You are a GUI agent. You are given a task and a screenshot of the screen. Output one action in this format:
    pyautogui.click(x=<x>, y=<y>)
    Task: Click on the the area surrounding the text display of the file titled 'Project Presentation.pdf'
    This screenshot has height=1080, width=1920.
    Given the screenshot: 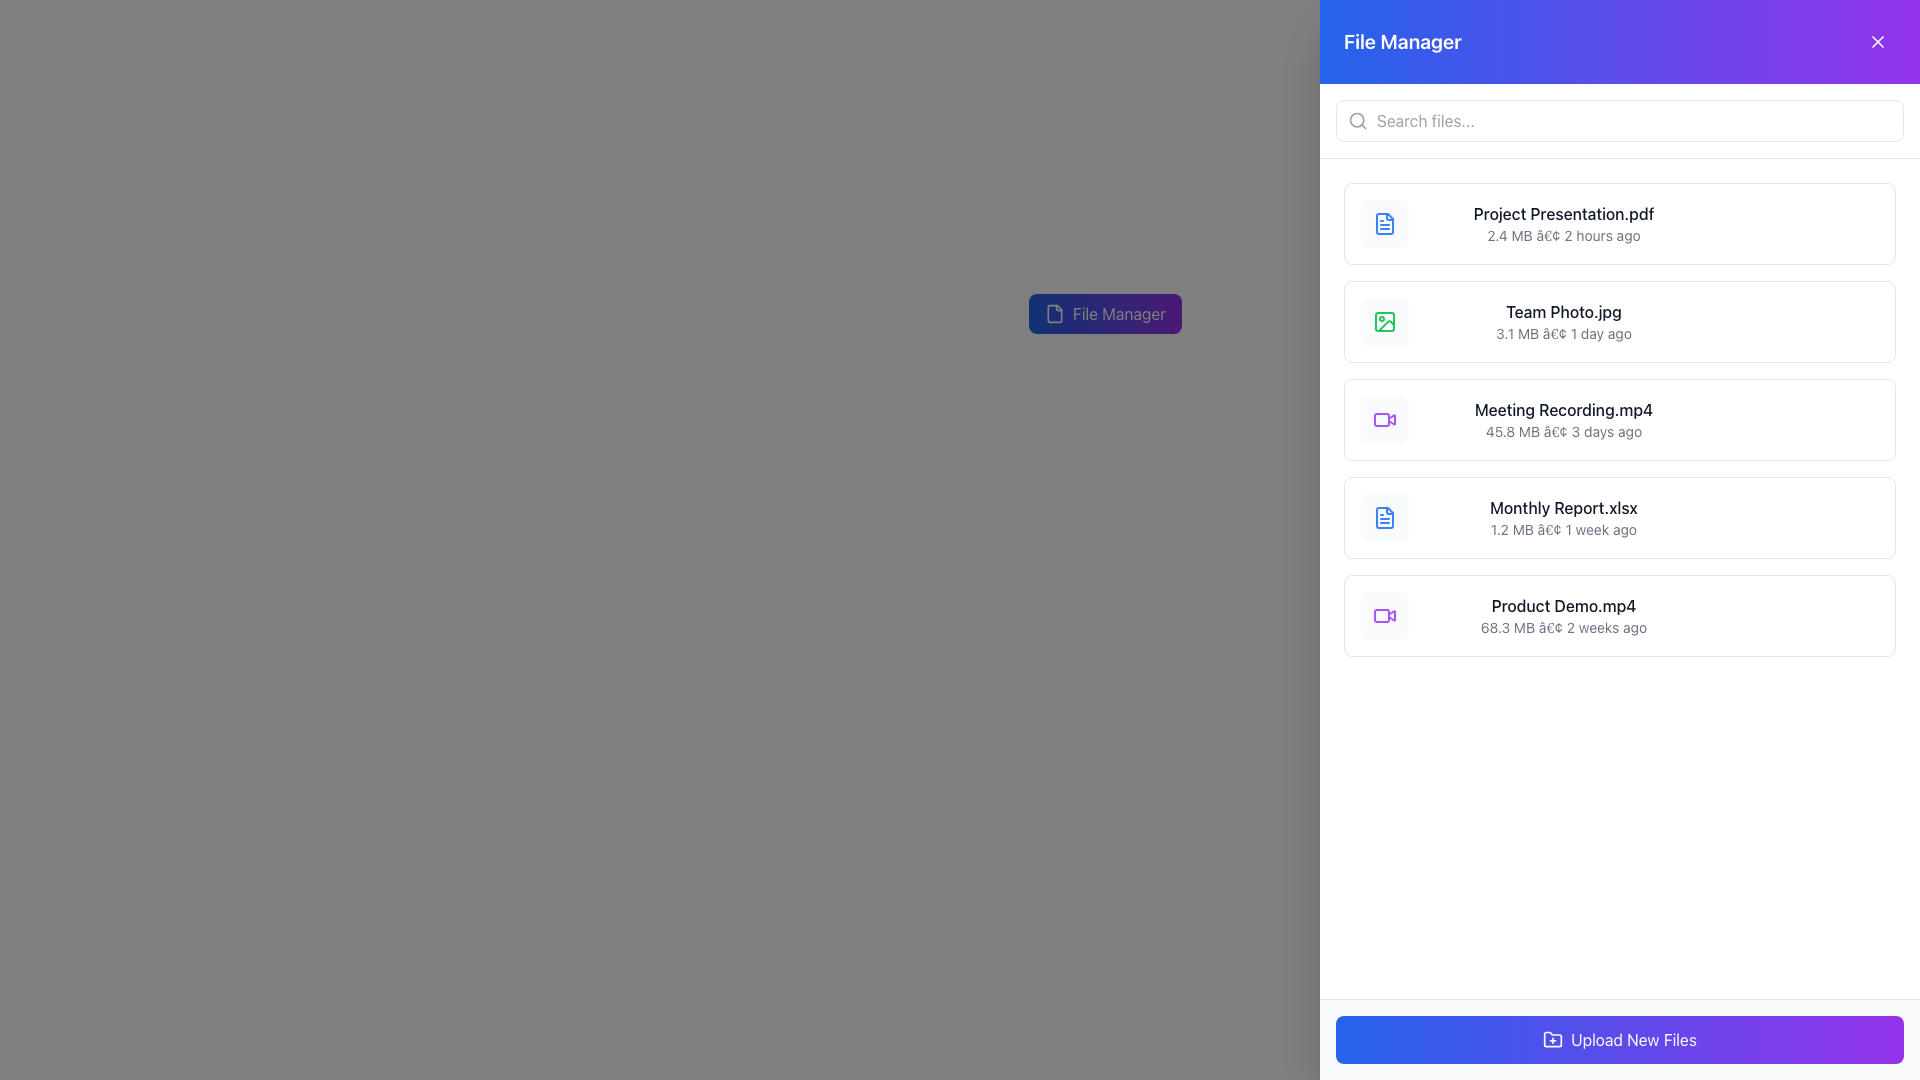 What is the action you would take?
    pyautogui.click(x=1563, y=223)
    